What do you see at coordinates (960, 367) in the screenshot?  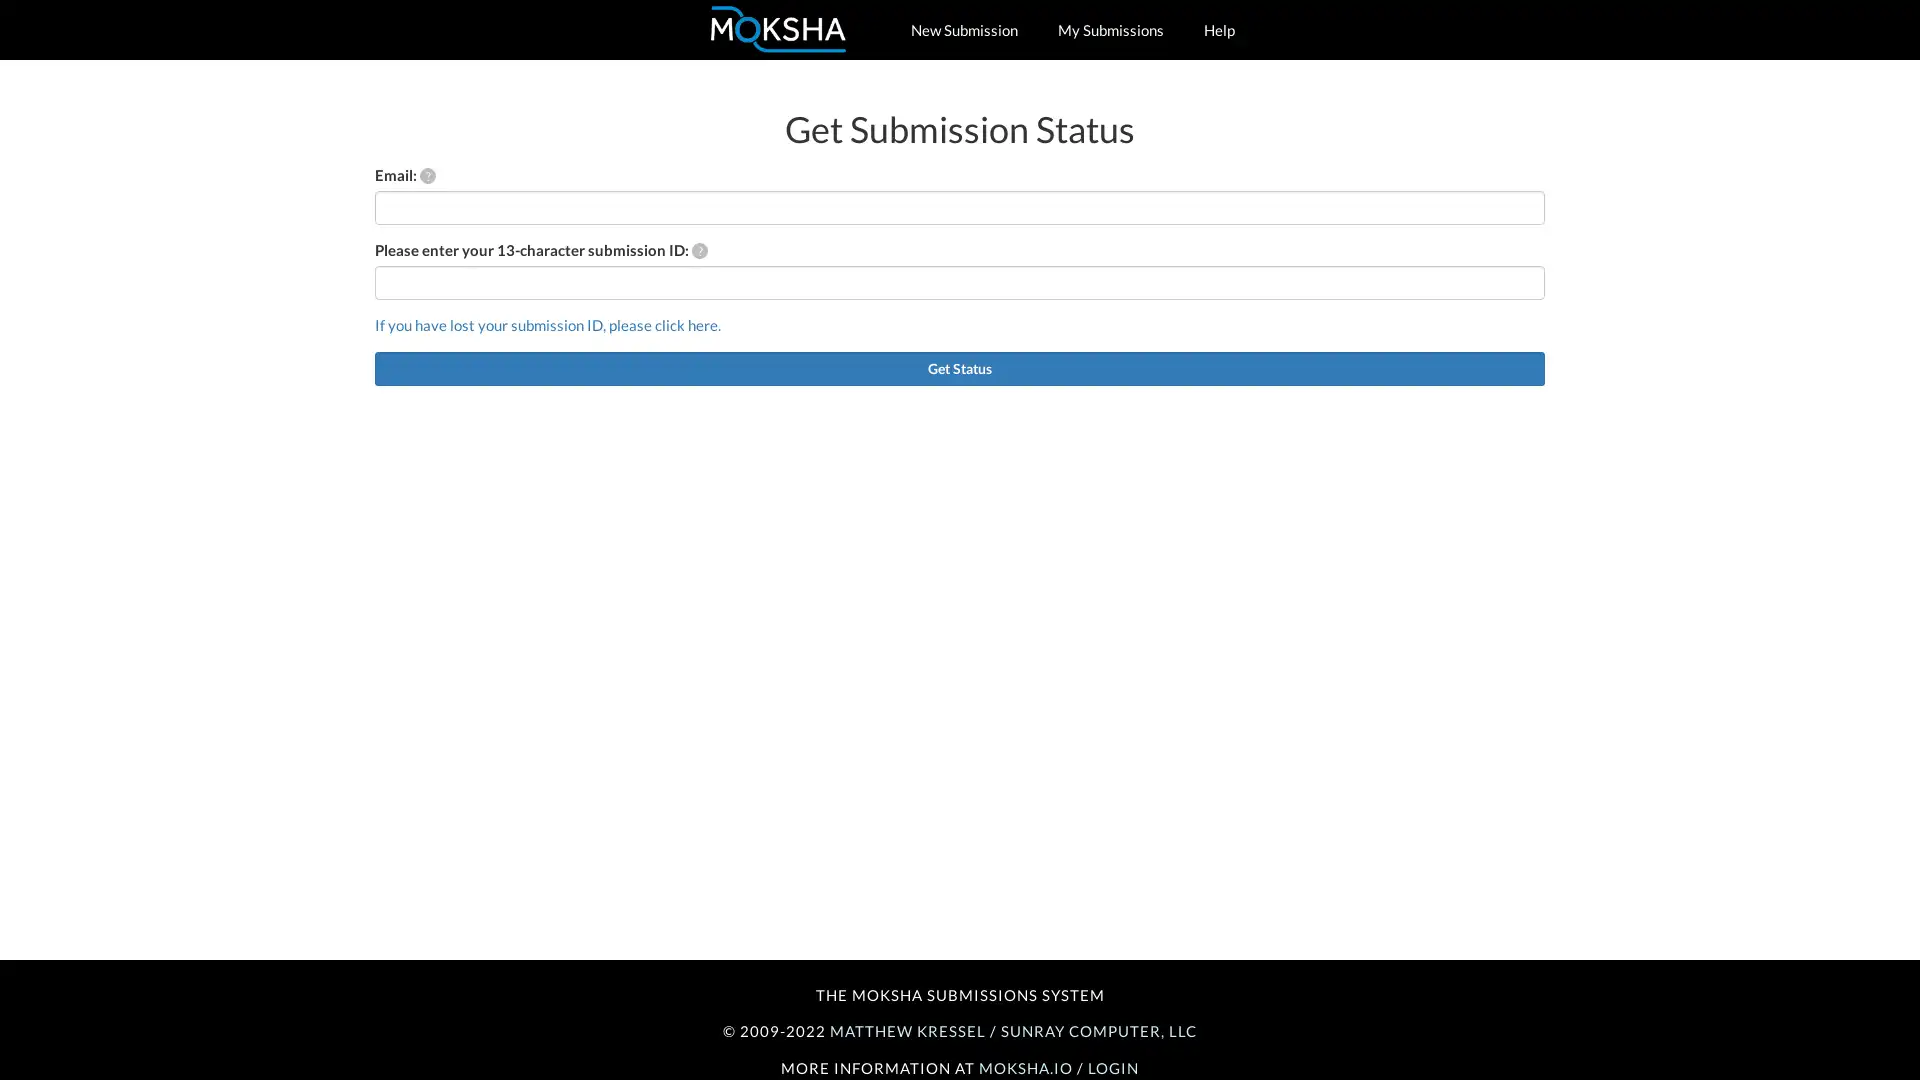 I see `Get Status` at bounding box center [960, 367].